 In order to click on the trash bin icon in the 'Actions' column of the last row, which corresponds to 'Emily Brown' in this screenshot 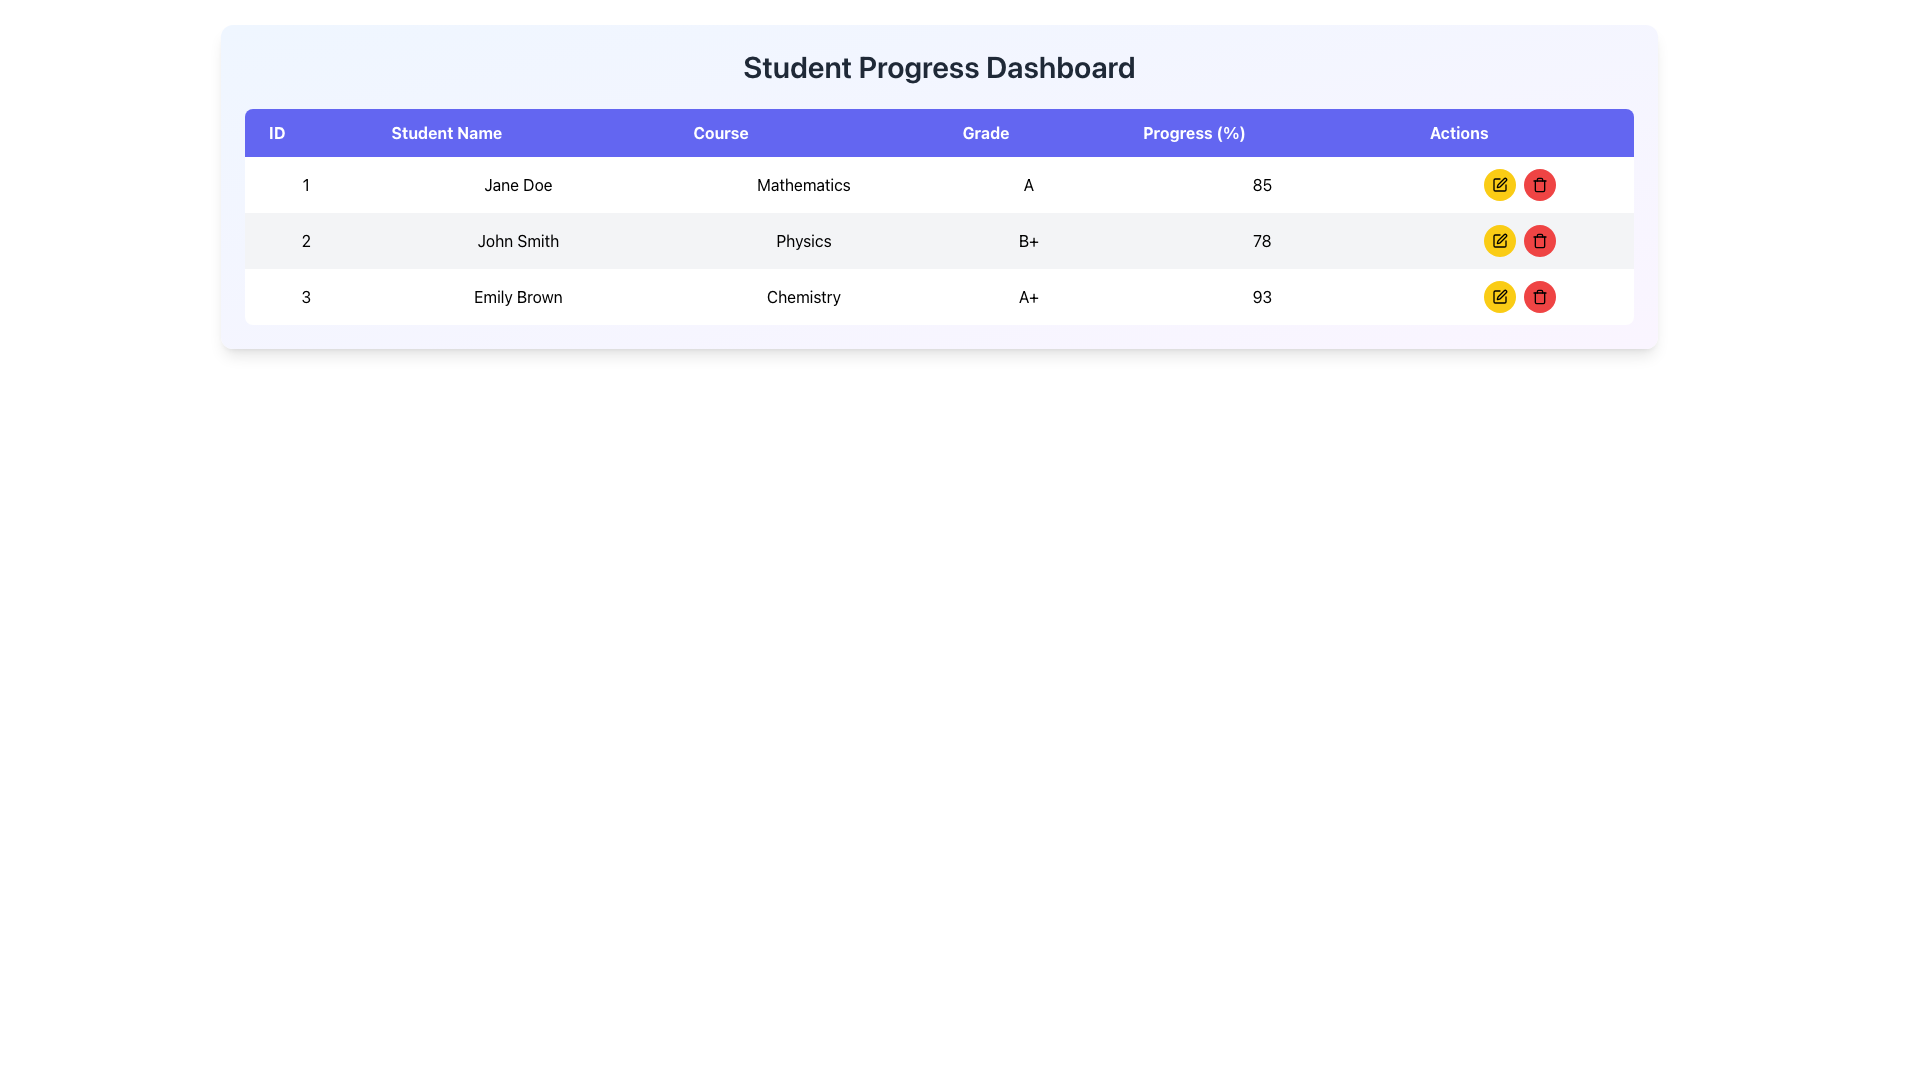, I will do `click(1538, 298)`.